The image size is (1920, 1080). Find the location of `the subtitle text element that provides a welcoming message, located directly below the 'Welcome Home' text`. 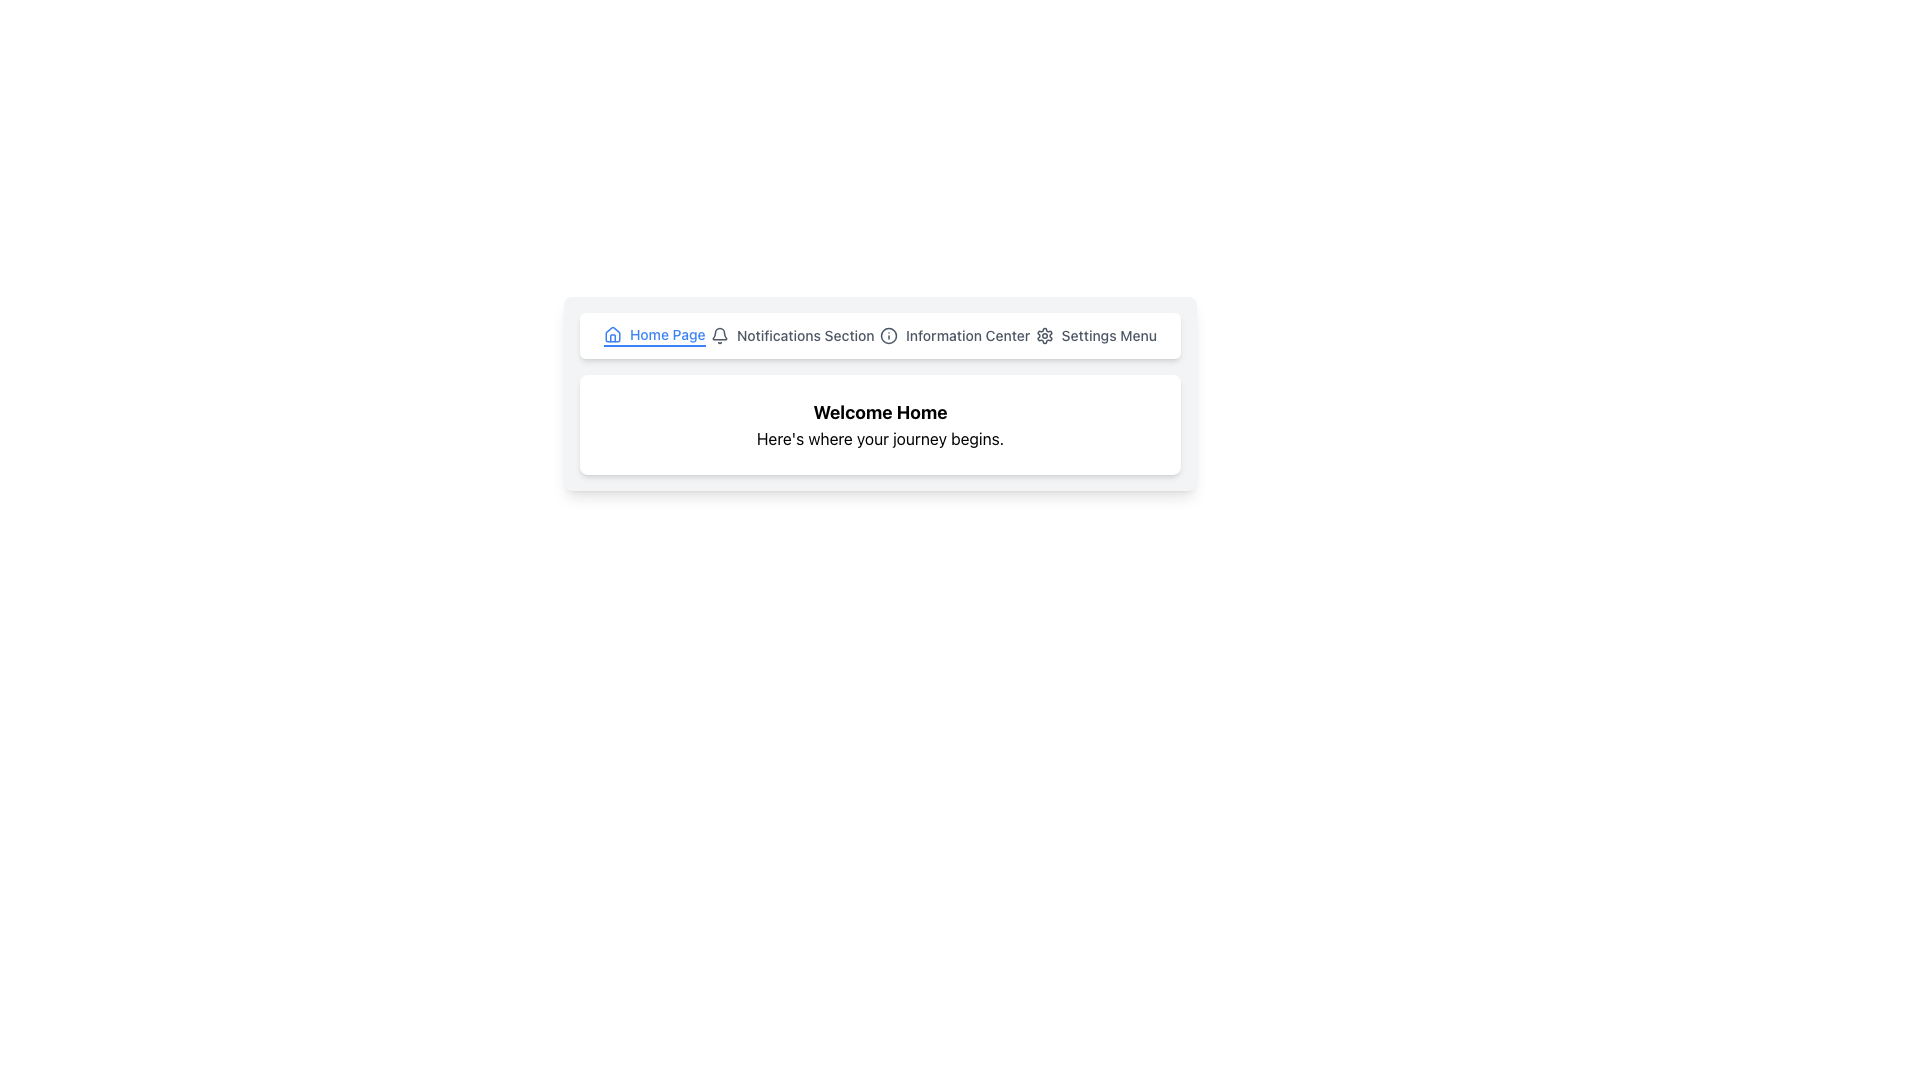

the subtitle text element that provides a welcoming message, located directly below the 'Welcome Home' text is located at coordinates (880, 438).